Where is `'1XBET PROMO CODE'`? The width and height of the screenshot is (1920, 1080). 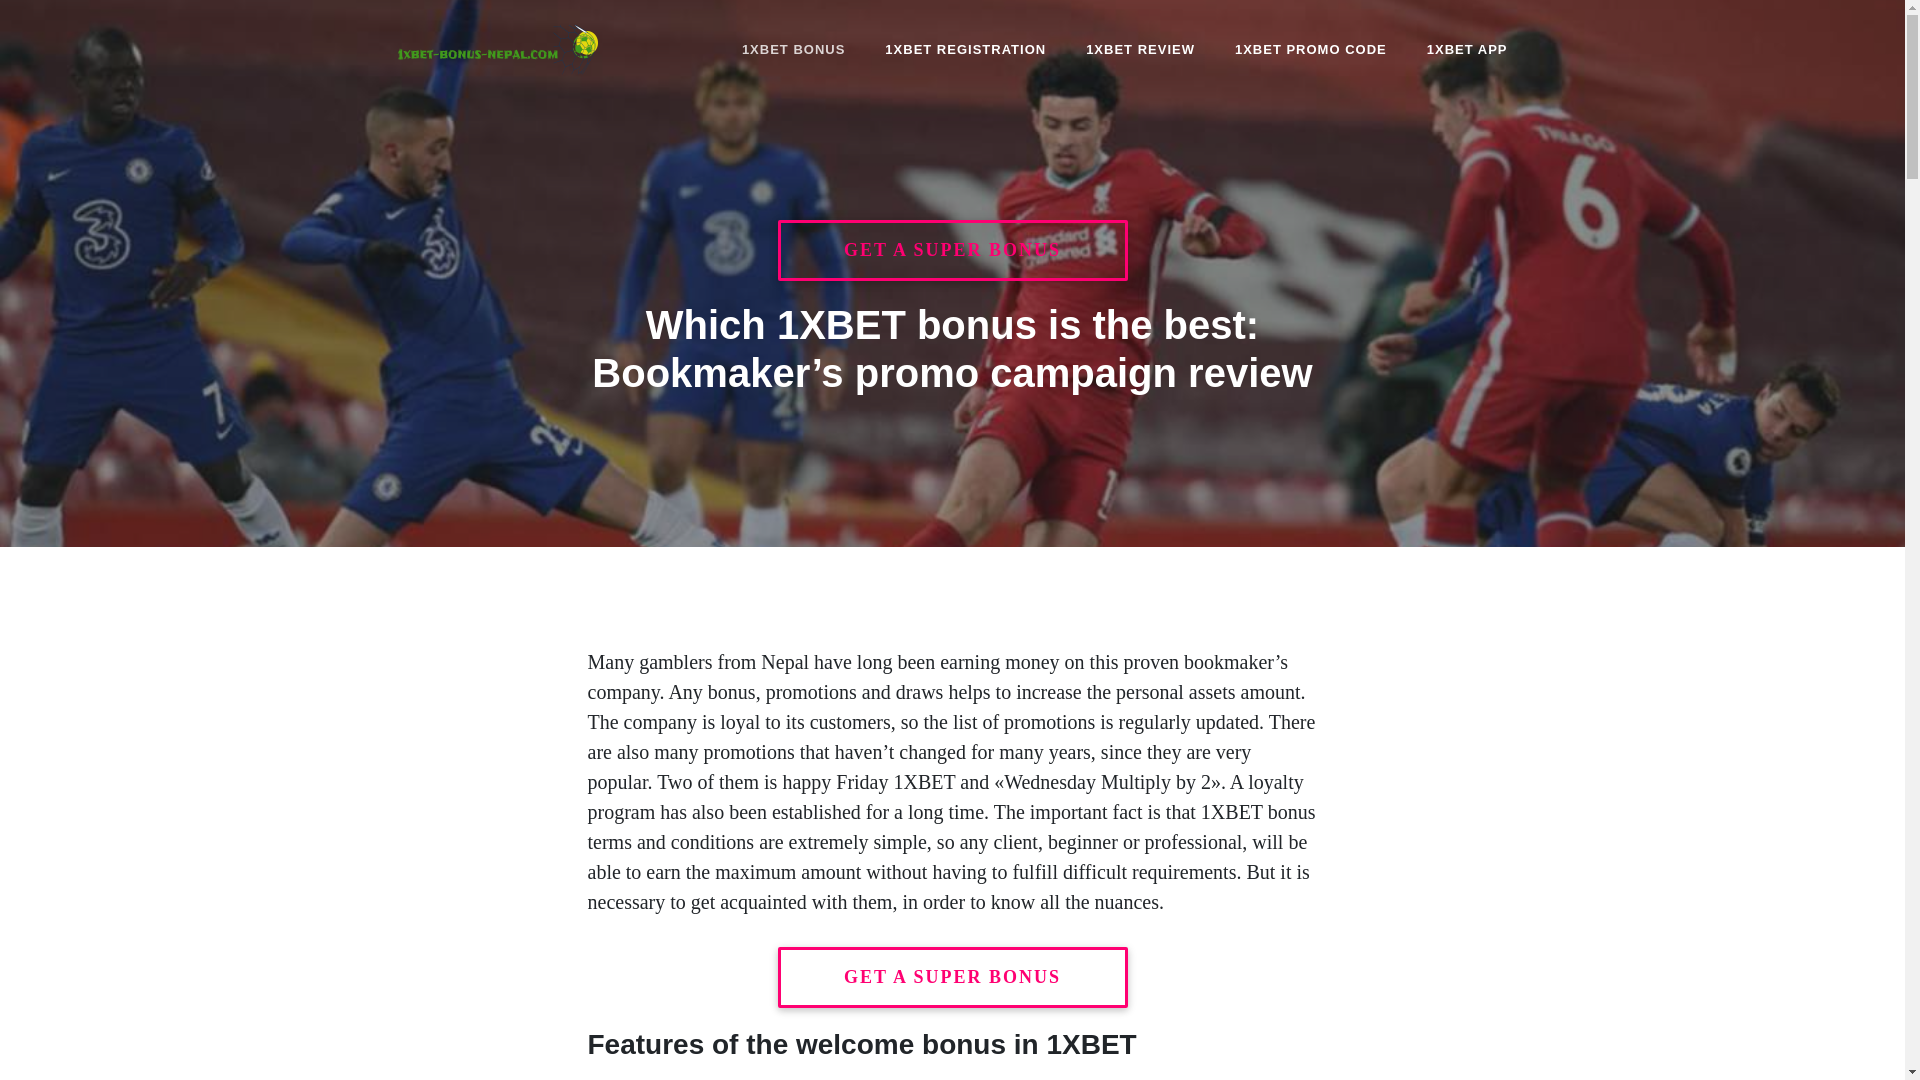
'1XBET PROMO CODE' is located at coordinates (1310, 48).